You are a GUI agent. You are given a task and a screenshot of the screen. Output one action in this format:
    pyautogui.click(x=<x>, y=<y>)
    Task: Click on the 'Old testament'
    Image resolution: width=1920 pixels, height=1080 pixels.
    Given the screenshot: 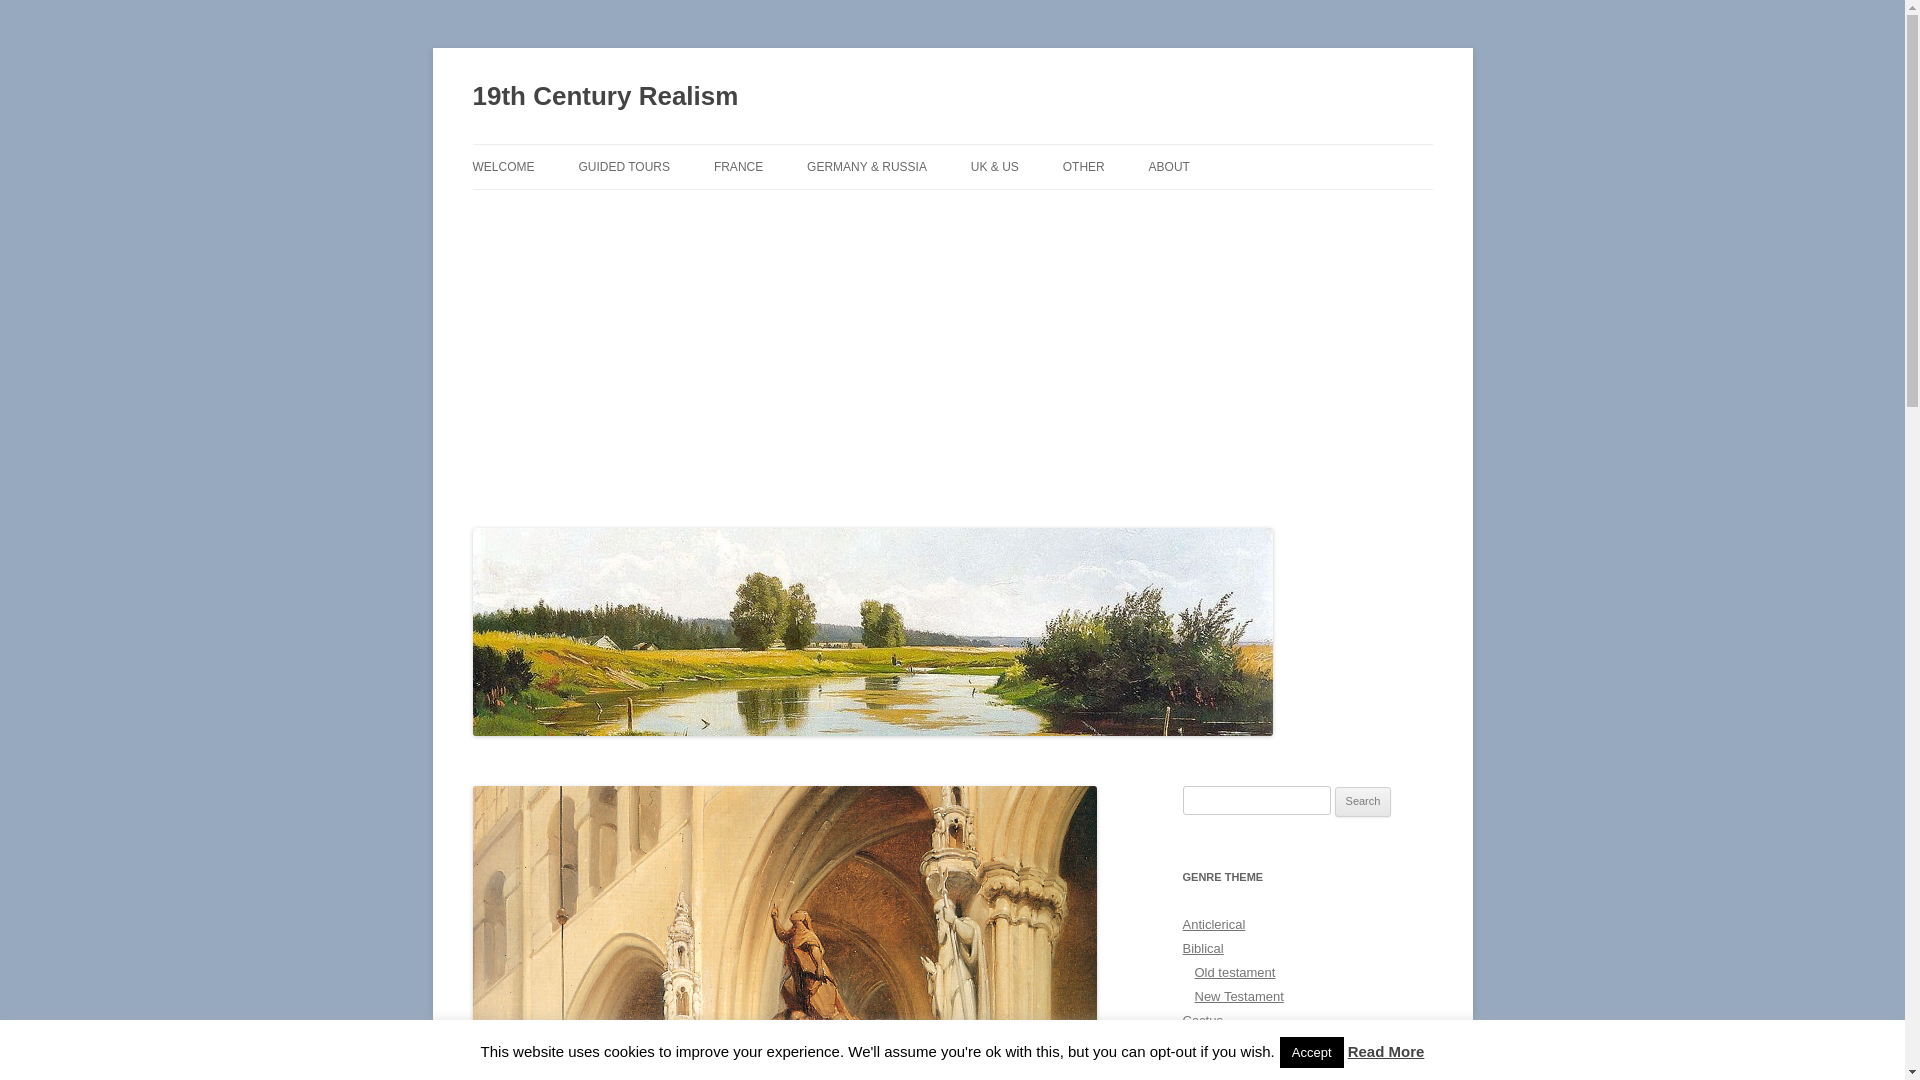 What is the action you would take?
    pyautogui.click(x=1233, y=971)
    